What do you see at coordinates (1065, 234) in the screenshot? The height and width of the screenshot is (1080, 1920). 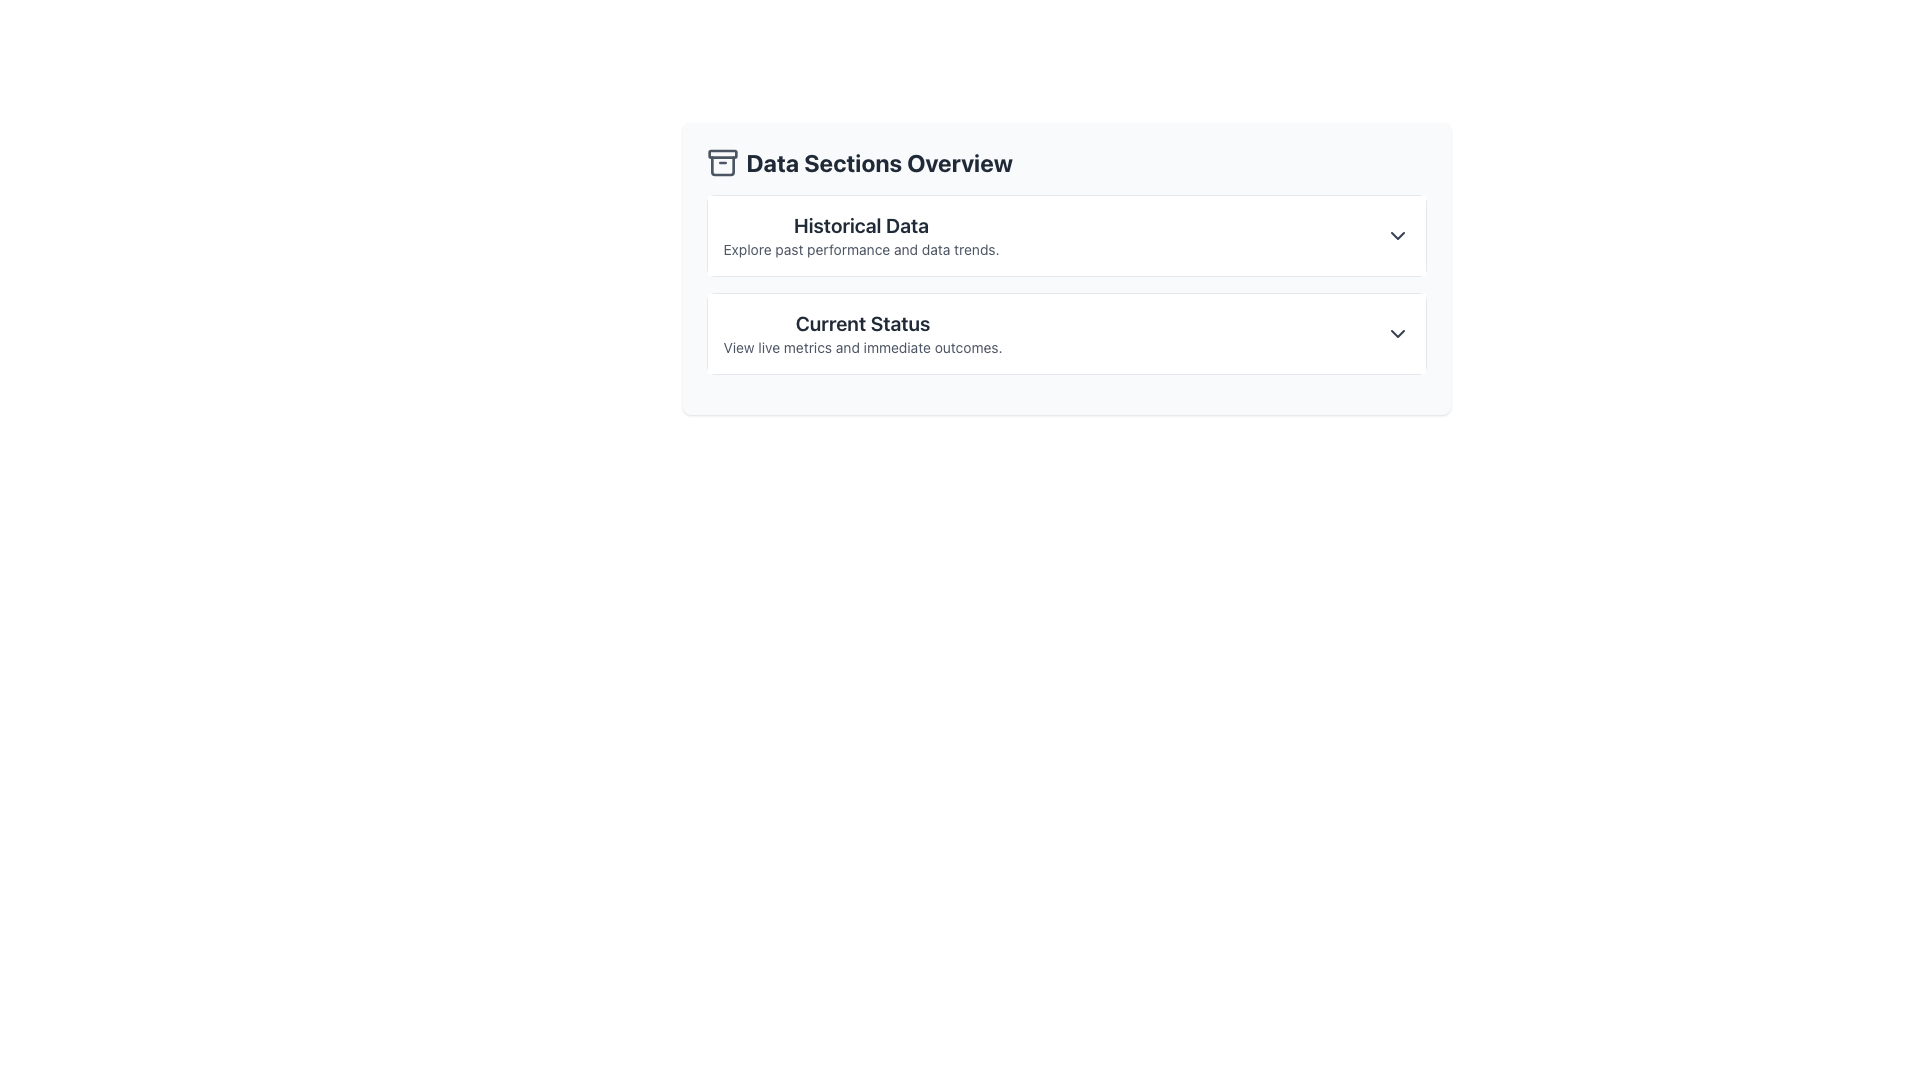 I see `the 'Historical Data' expandable section header` at bounding box center [1065, 234].